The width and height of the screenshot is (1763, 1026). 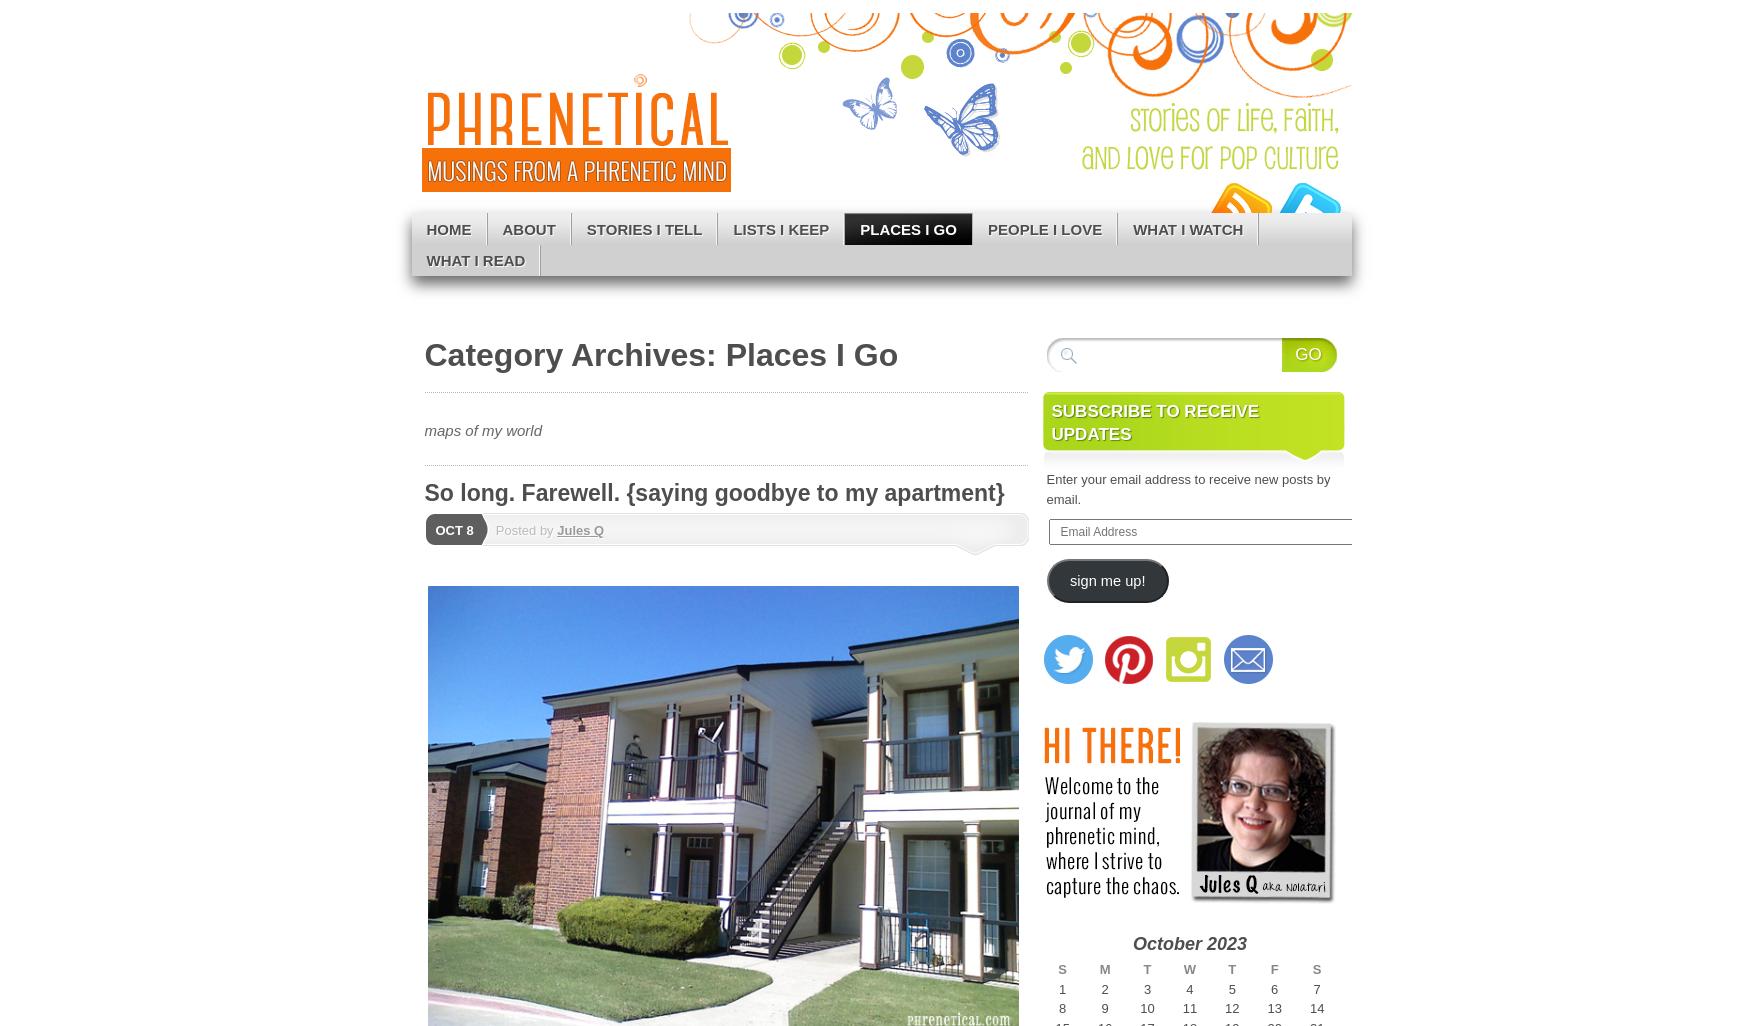 What do you see at coordinates (1226, 987) in the screenshot?
I see `'5'` at bounding box center [1226, 987].